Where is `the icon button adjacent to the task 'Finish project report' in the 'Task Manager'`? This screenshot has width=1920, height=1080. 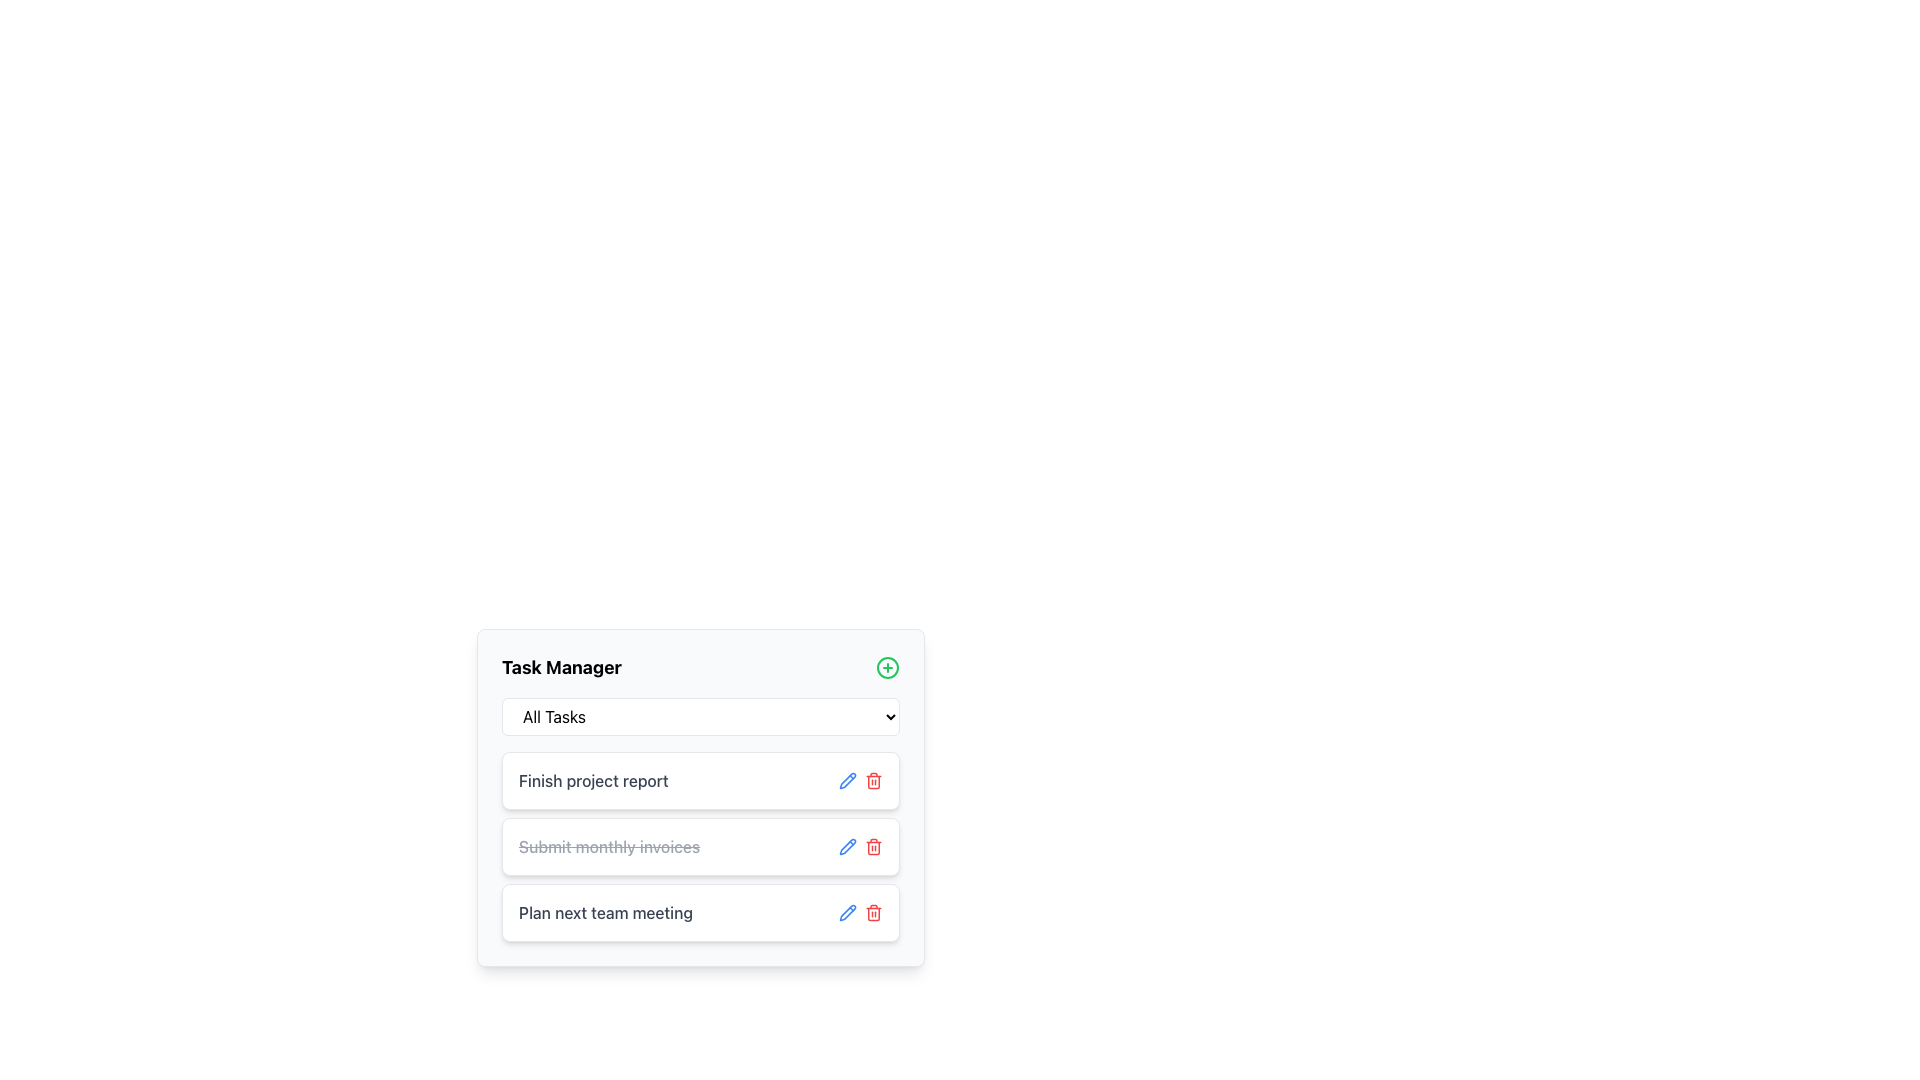
the icon button adjacent to the task 'Finish project report' in the 'Task Manager' is located at coordinates (848, 779).